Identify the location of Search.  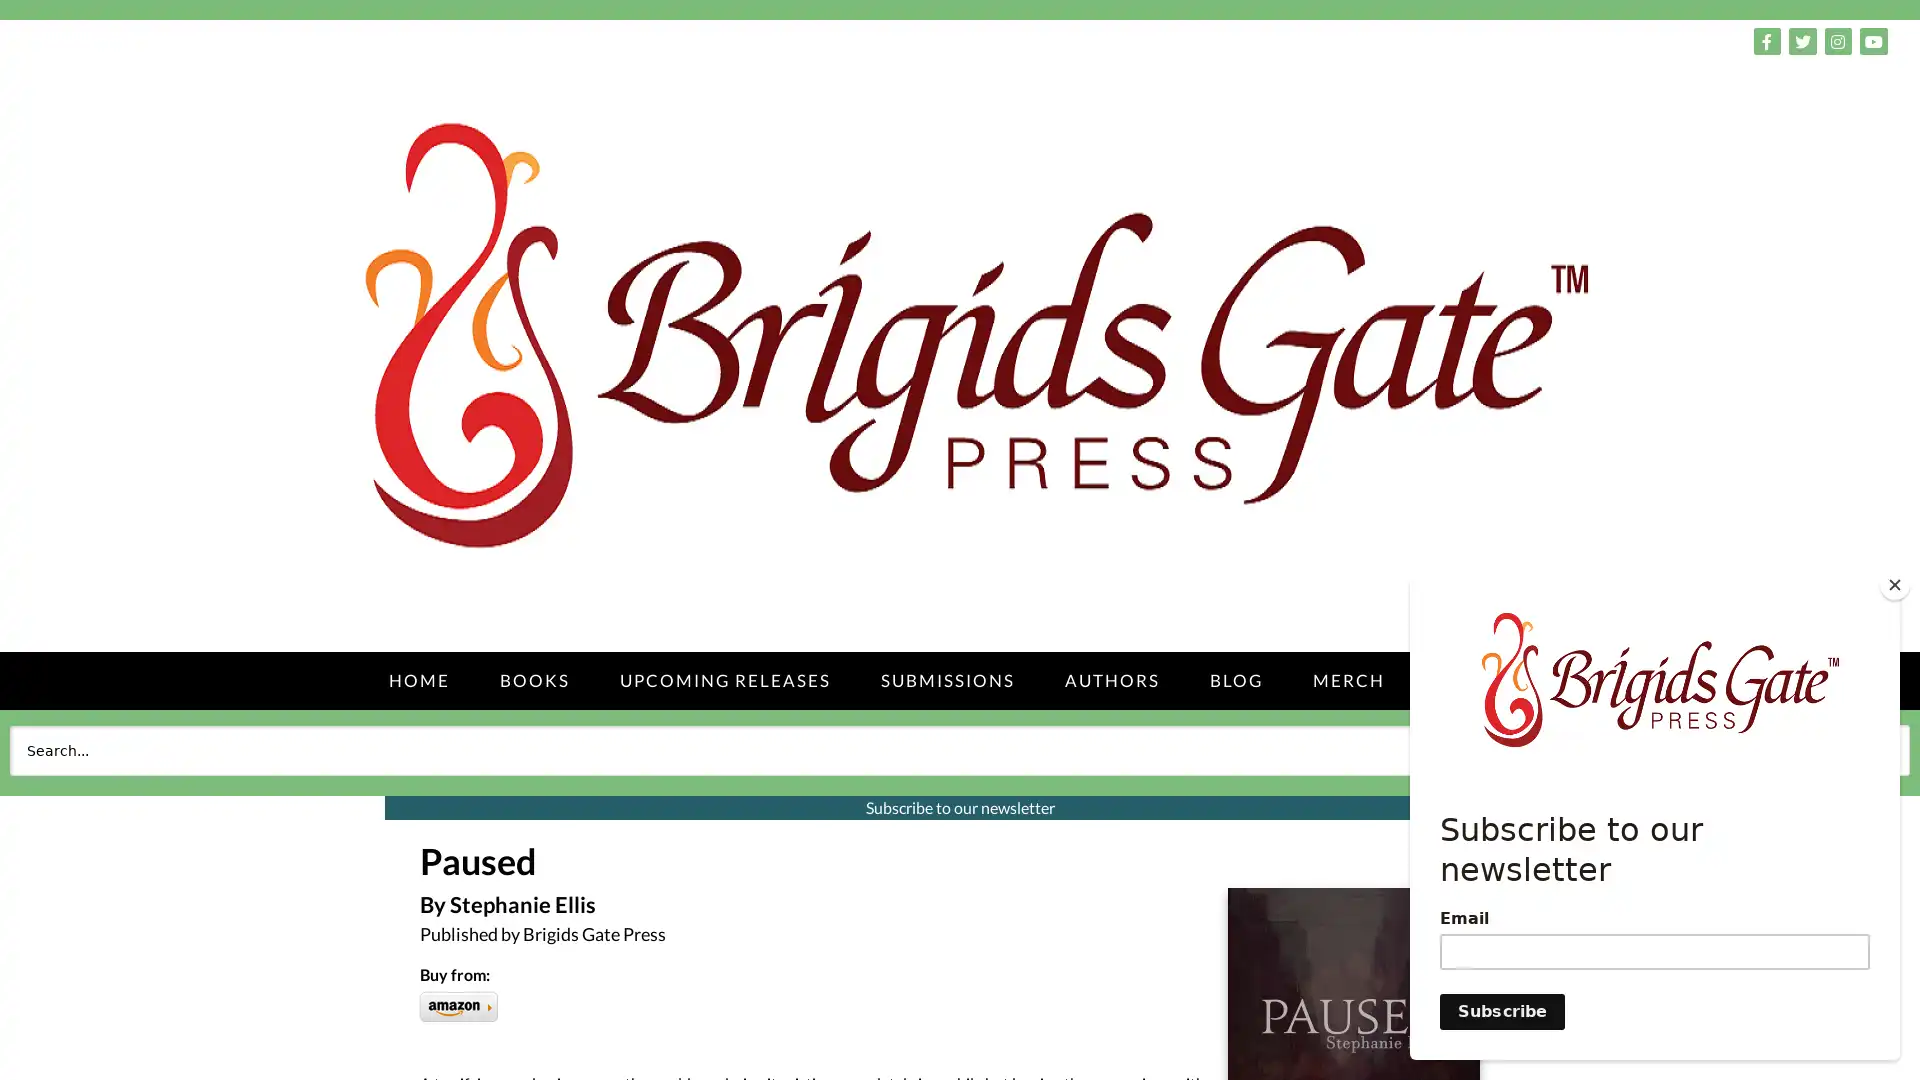
(1864, 749).